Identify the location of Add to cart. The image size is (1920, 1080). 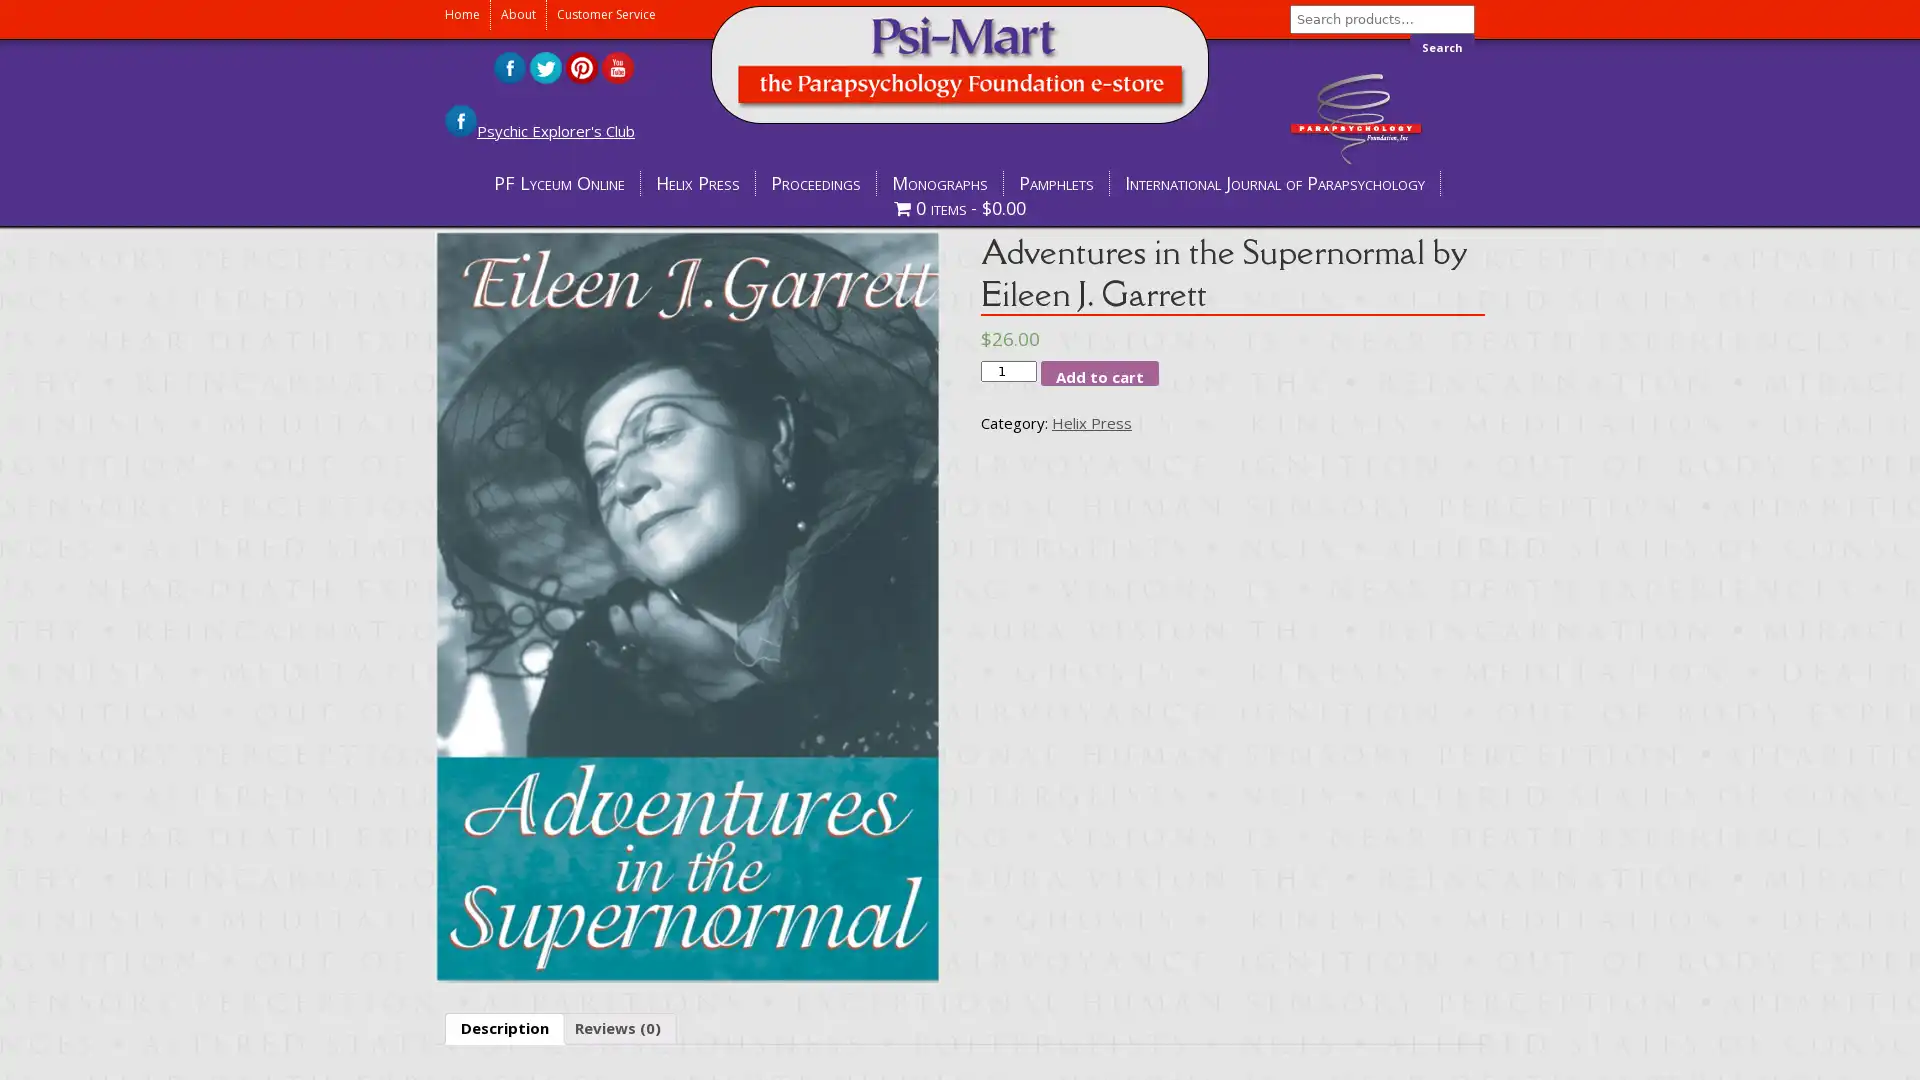
(1098, 373).